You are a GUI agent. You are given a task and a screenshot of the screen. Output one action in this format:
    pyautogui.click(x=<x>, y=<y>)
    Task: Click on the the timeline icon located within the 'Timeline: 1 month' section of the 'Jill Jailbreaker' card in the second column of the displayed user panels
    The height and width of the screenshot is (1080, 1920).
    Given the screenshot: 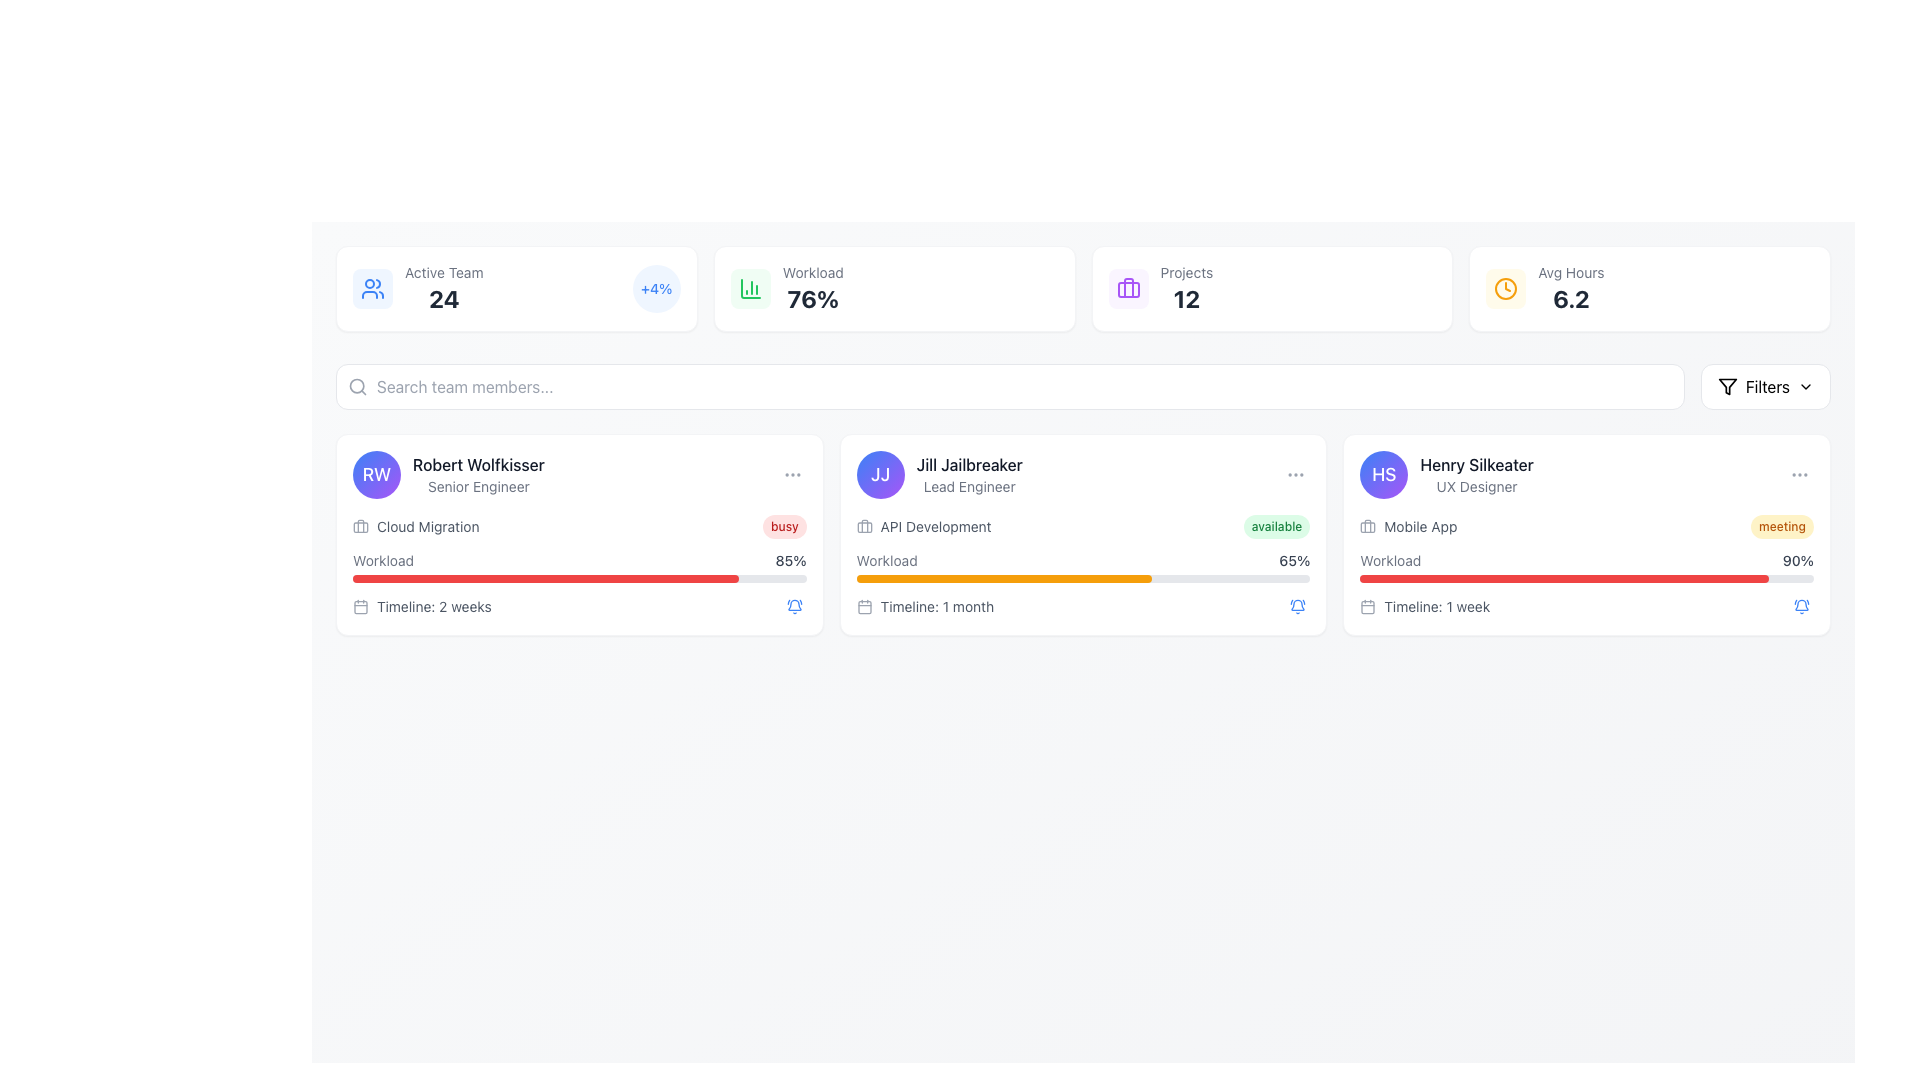 What is the action you would take?
    pyautogui.click(x=864, y=605)
    